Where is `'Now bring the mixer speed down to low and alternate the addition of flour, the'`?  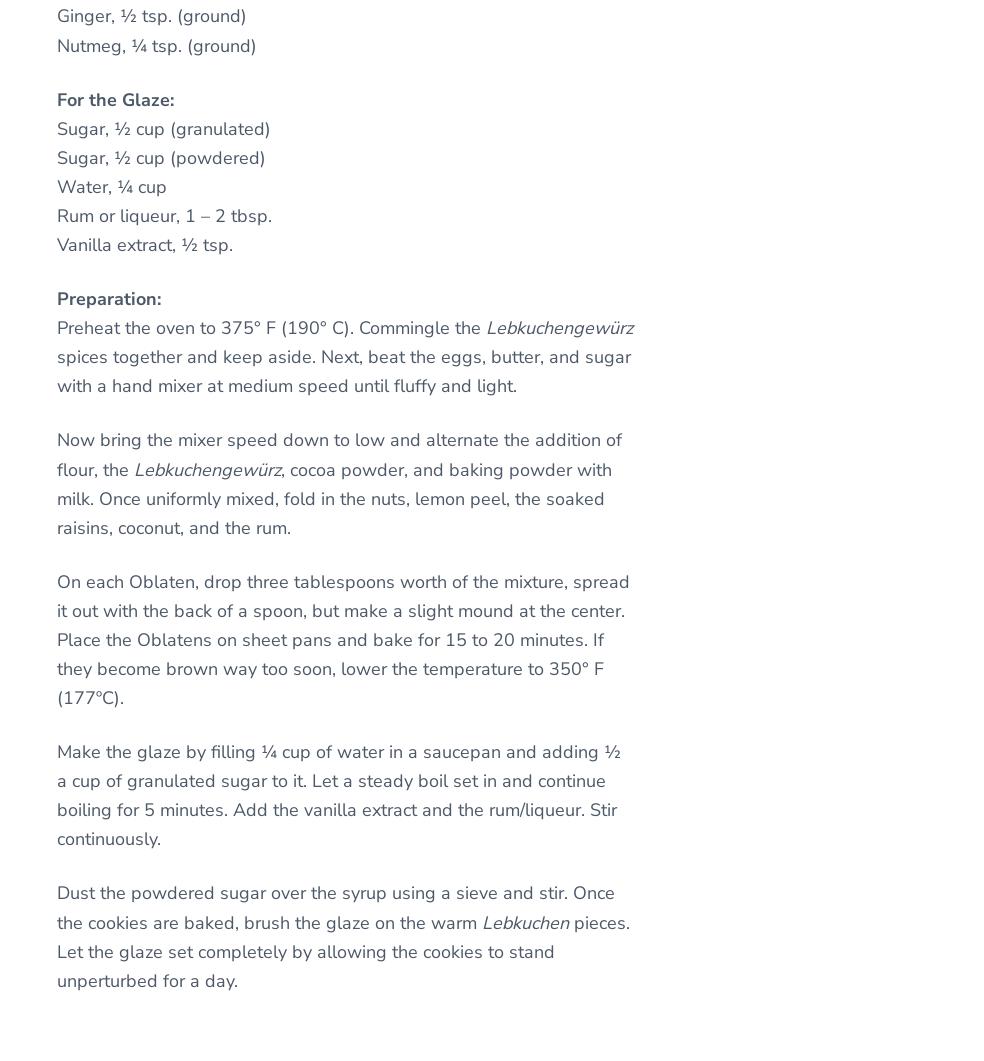
'Now bring the mixer speed down to low and alternate the addition of flour, the' is located at coordinates (55, 454).